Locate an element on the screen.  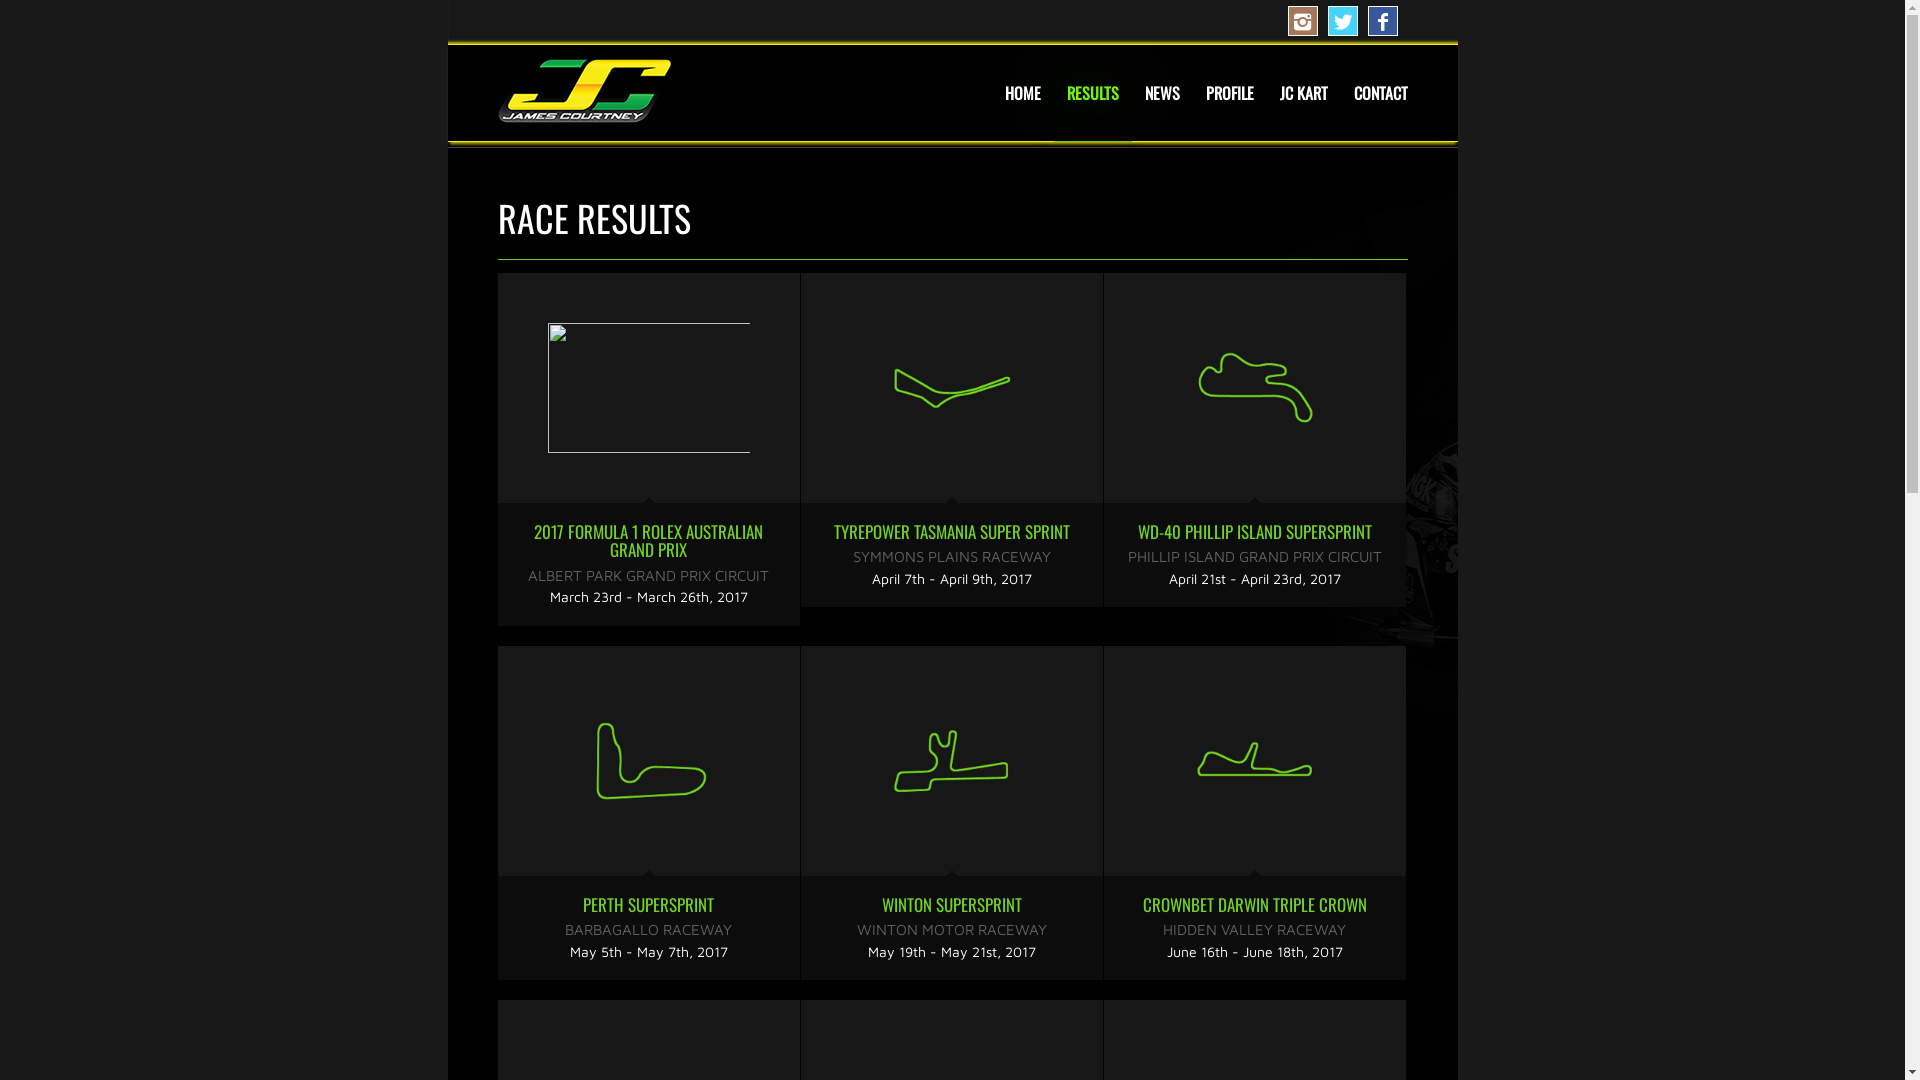
'CONTACT' is located at coordinates (1372, 92).